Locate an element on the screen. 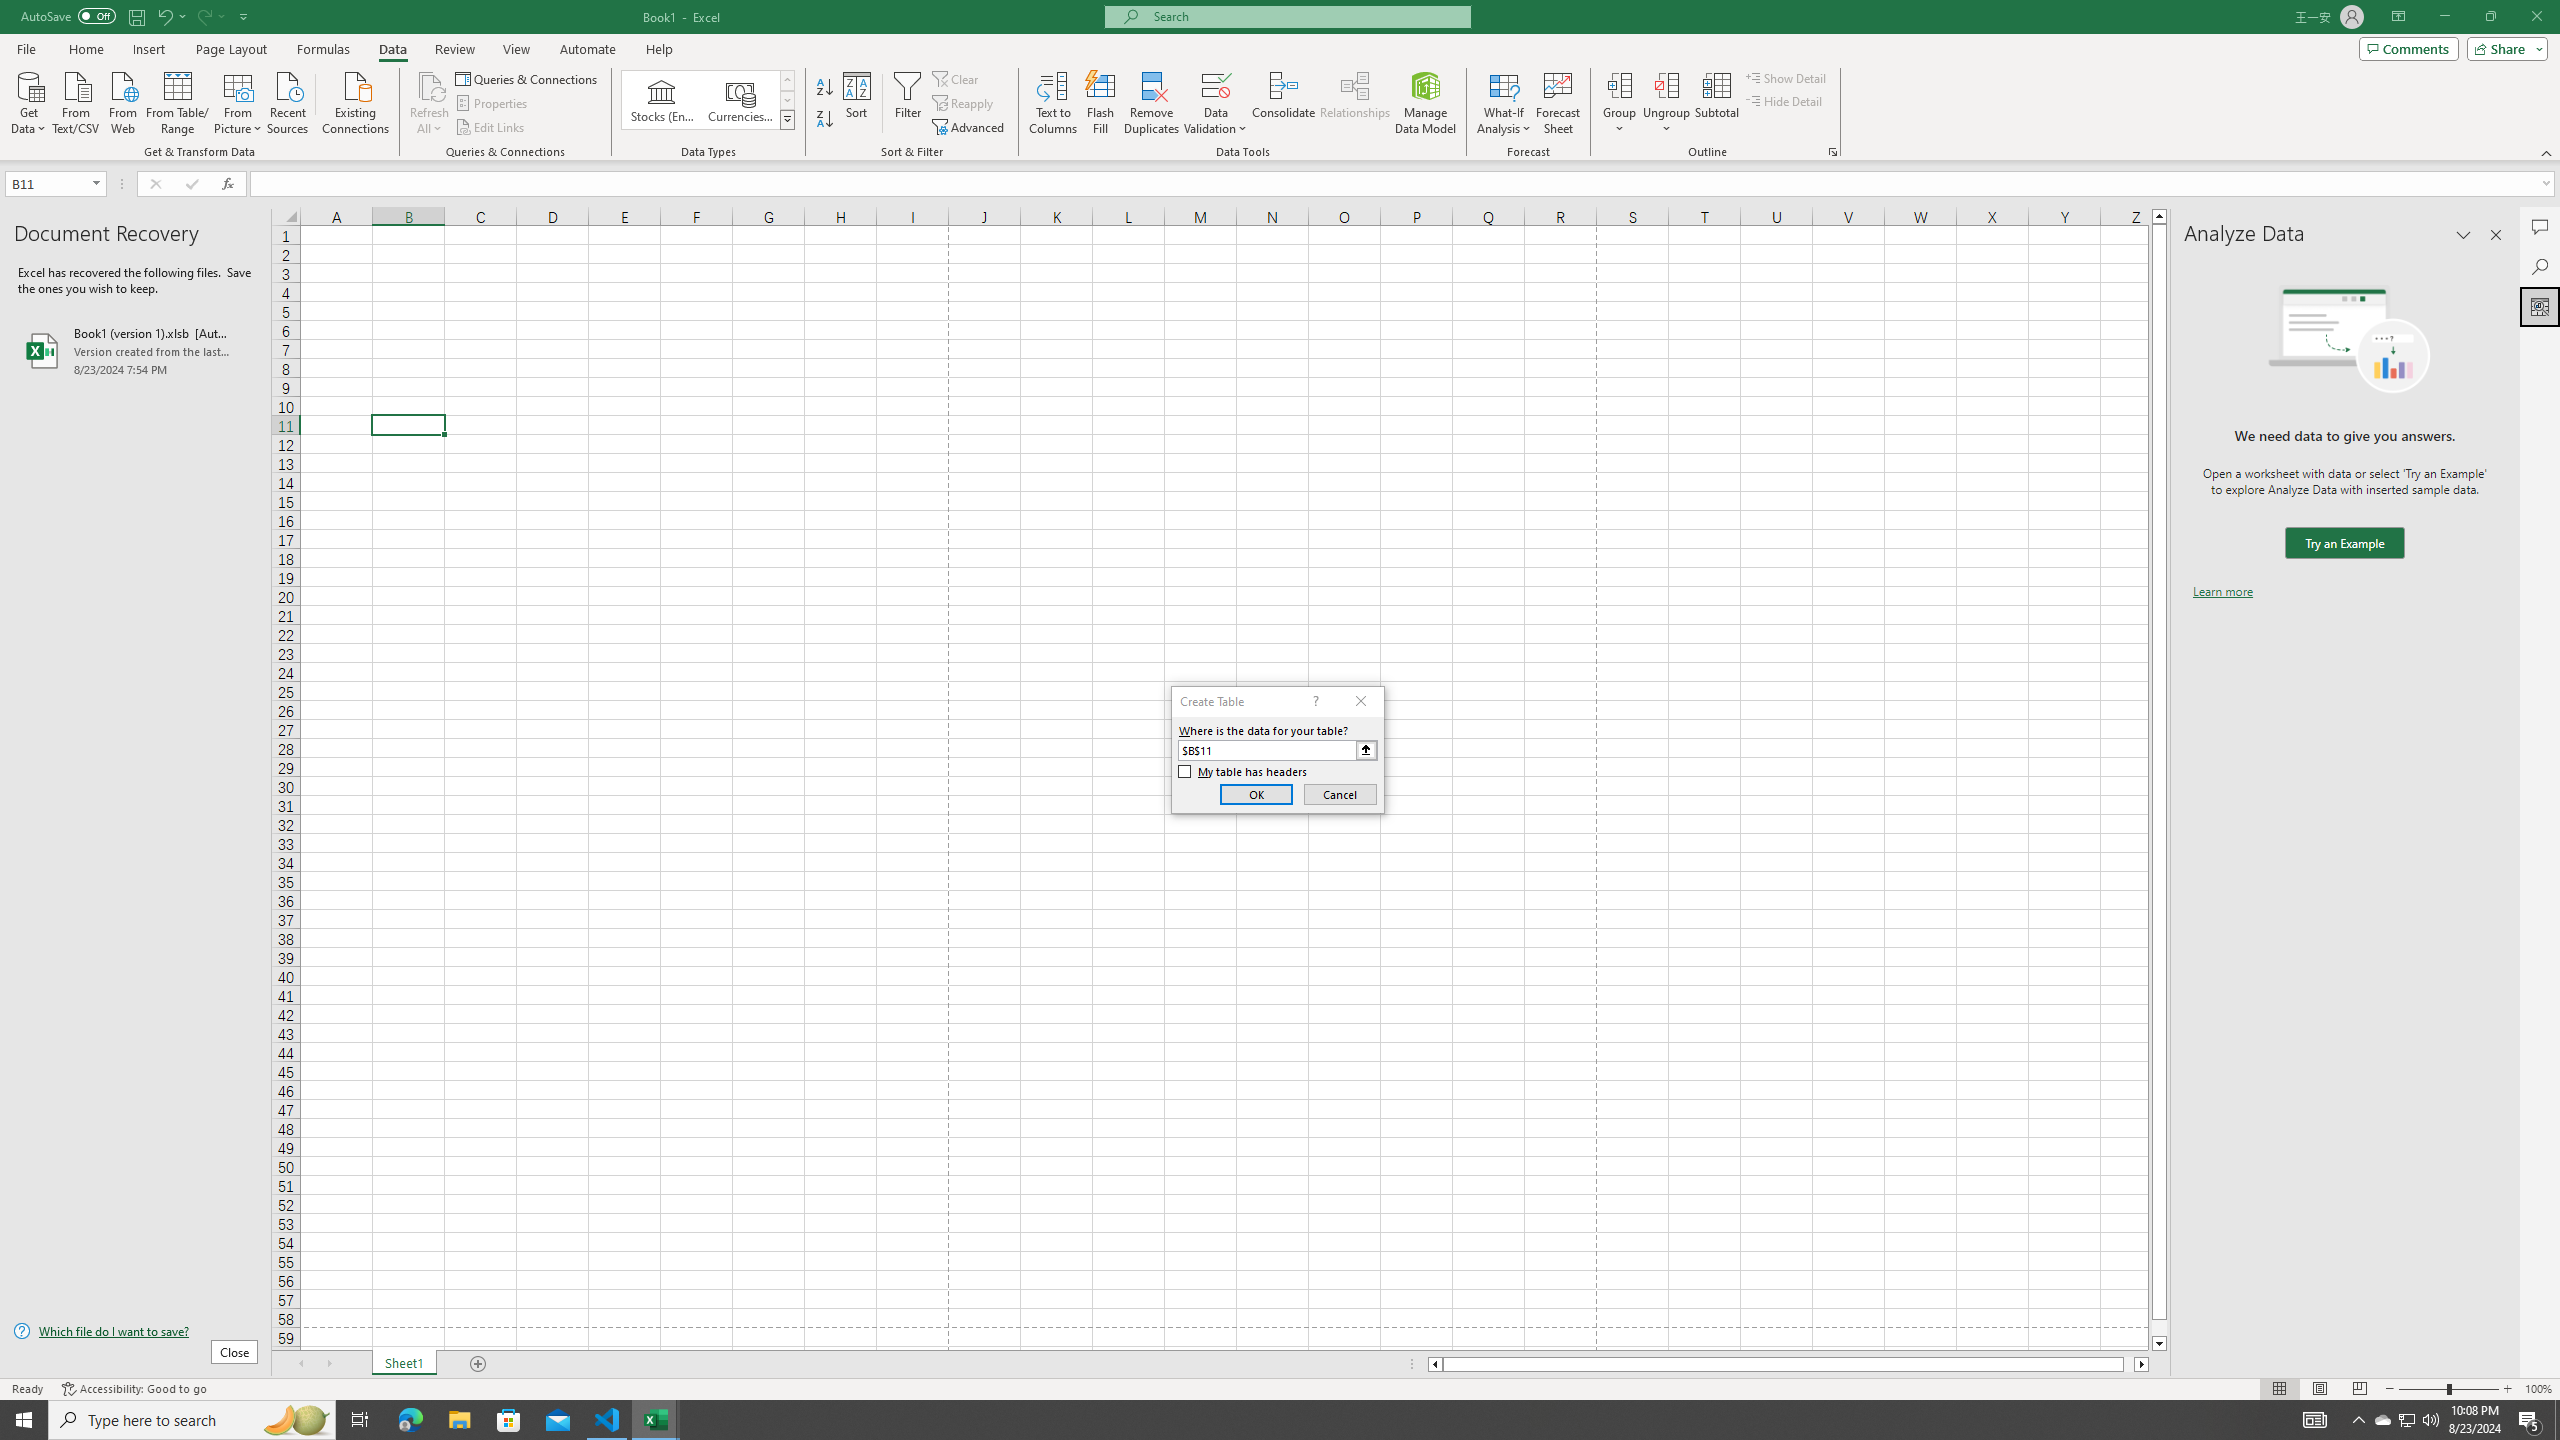  'Relationships' is located at coordinates (1354, 103).